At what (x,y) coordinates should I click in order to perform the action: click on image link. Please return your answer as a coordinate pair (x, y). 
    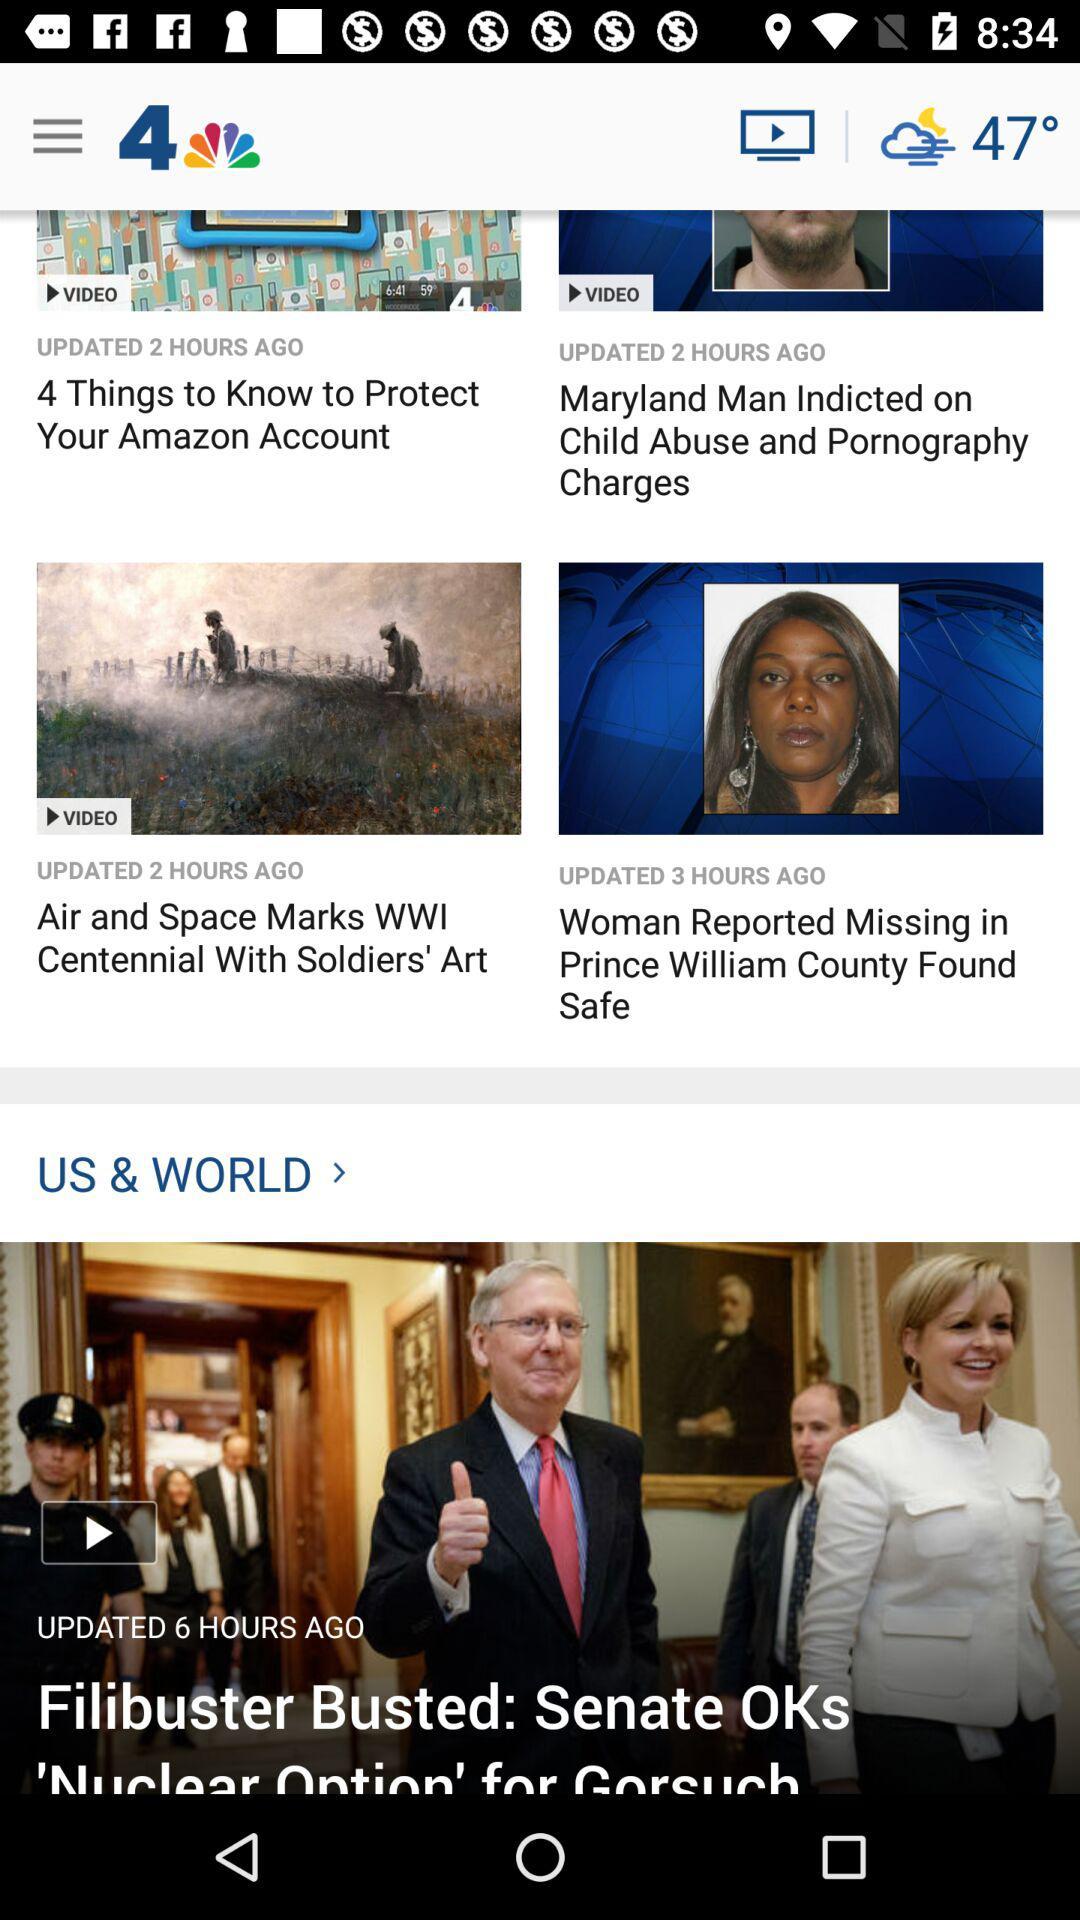
    Looking at the image, I should click on (540, 1517).